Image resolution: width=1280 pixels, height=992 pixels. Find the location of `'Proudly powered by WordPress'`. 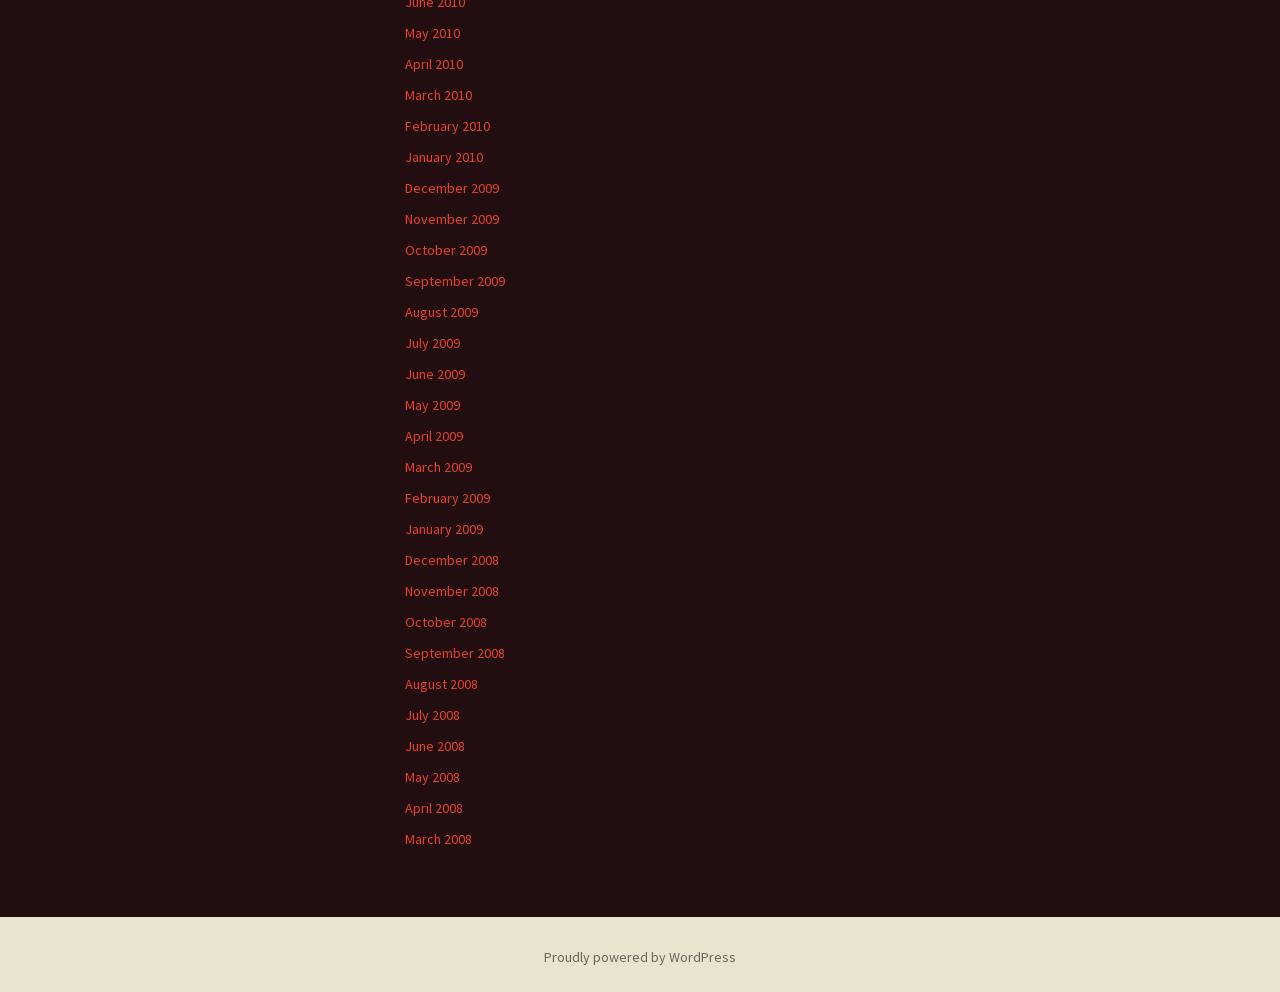

'Proudly powered by WordPress' is located at coordinates (640, 956).